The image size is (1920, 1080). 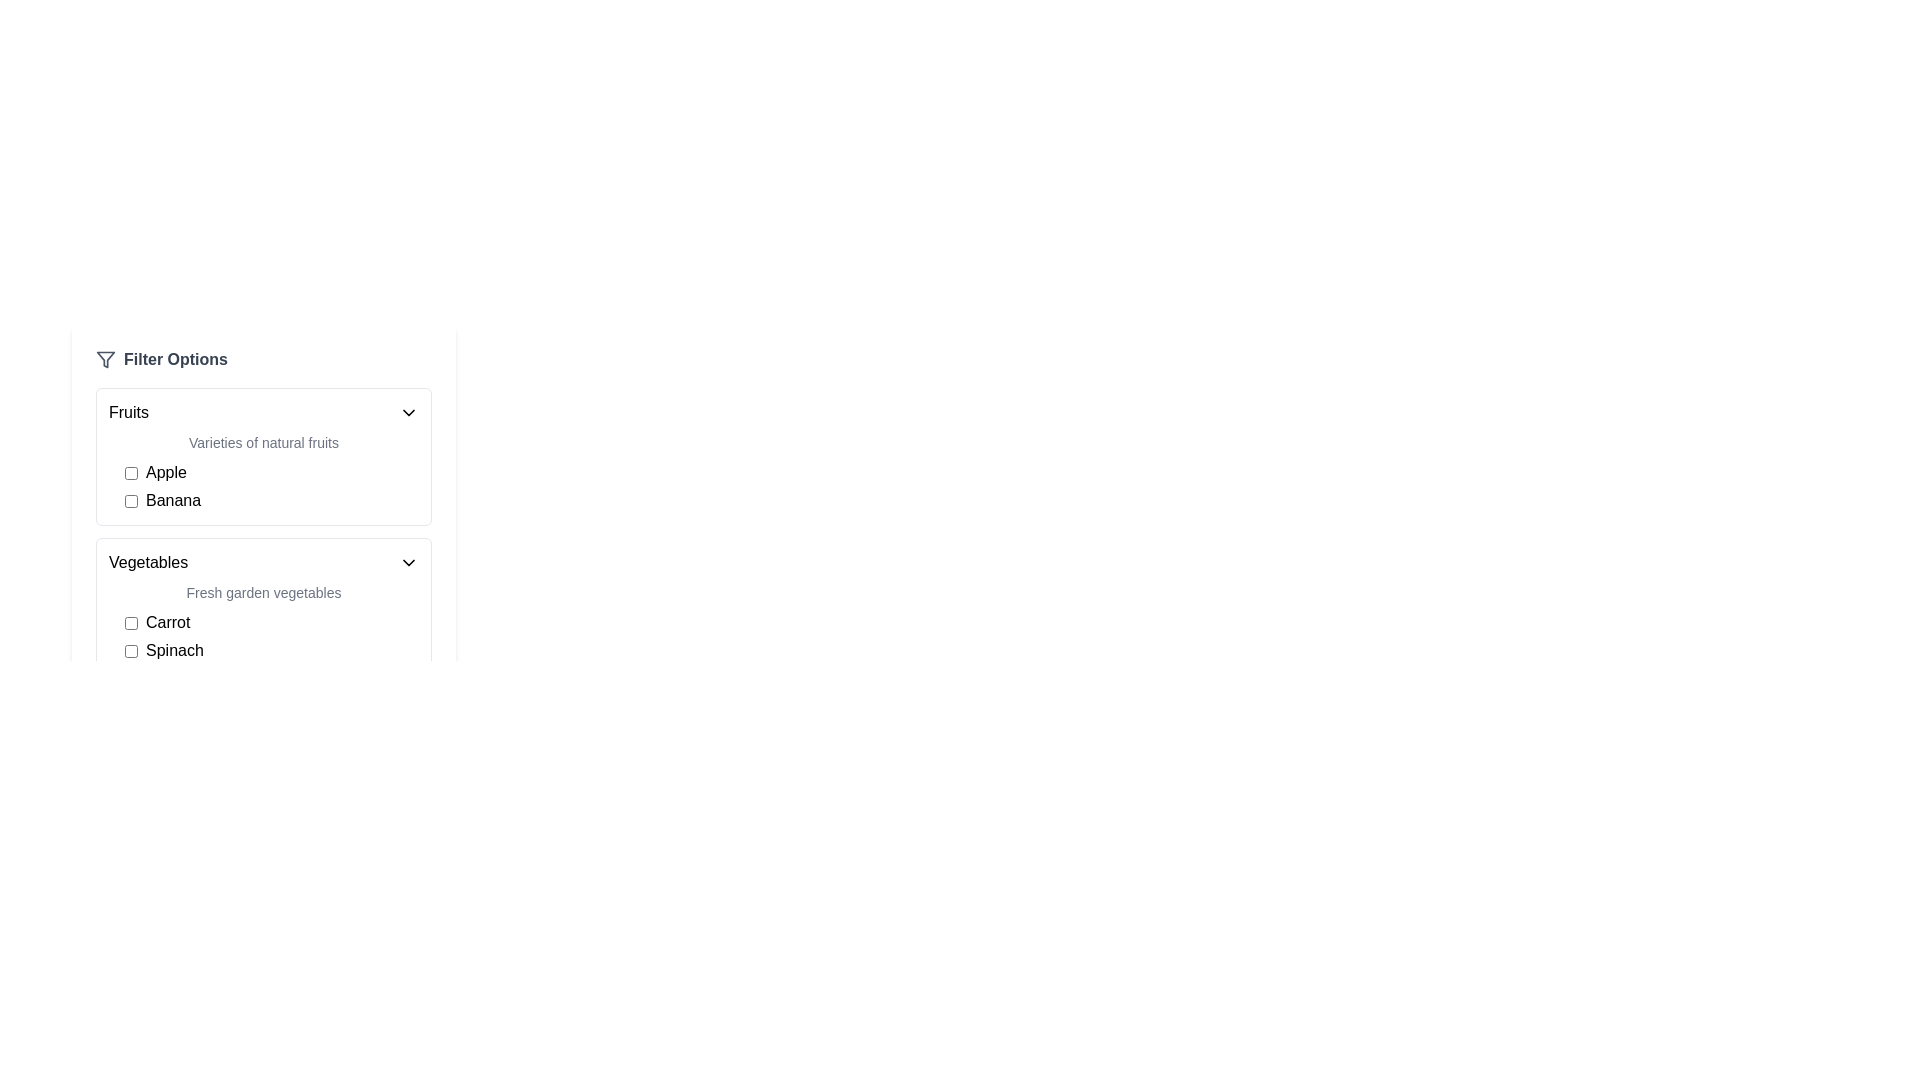 What do you see at coordinates (128, 411) in the screenshot?
I see `the 'Fruits' section title label located in the left sidebar, below the 'Filter Options' title` at bounding box center [128, 411].